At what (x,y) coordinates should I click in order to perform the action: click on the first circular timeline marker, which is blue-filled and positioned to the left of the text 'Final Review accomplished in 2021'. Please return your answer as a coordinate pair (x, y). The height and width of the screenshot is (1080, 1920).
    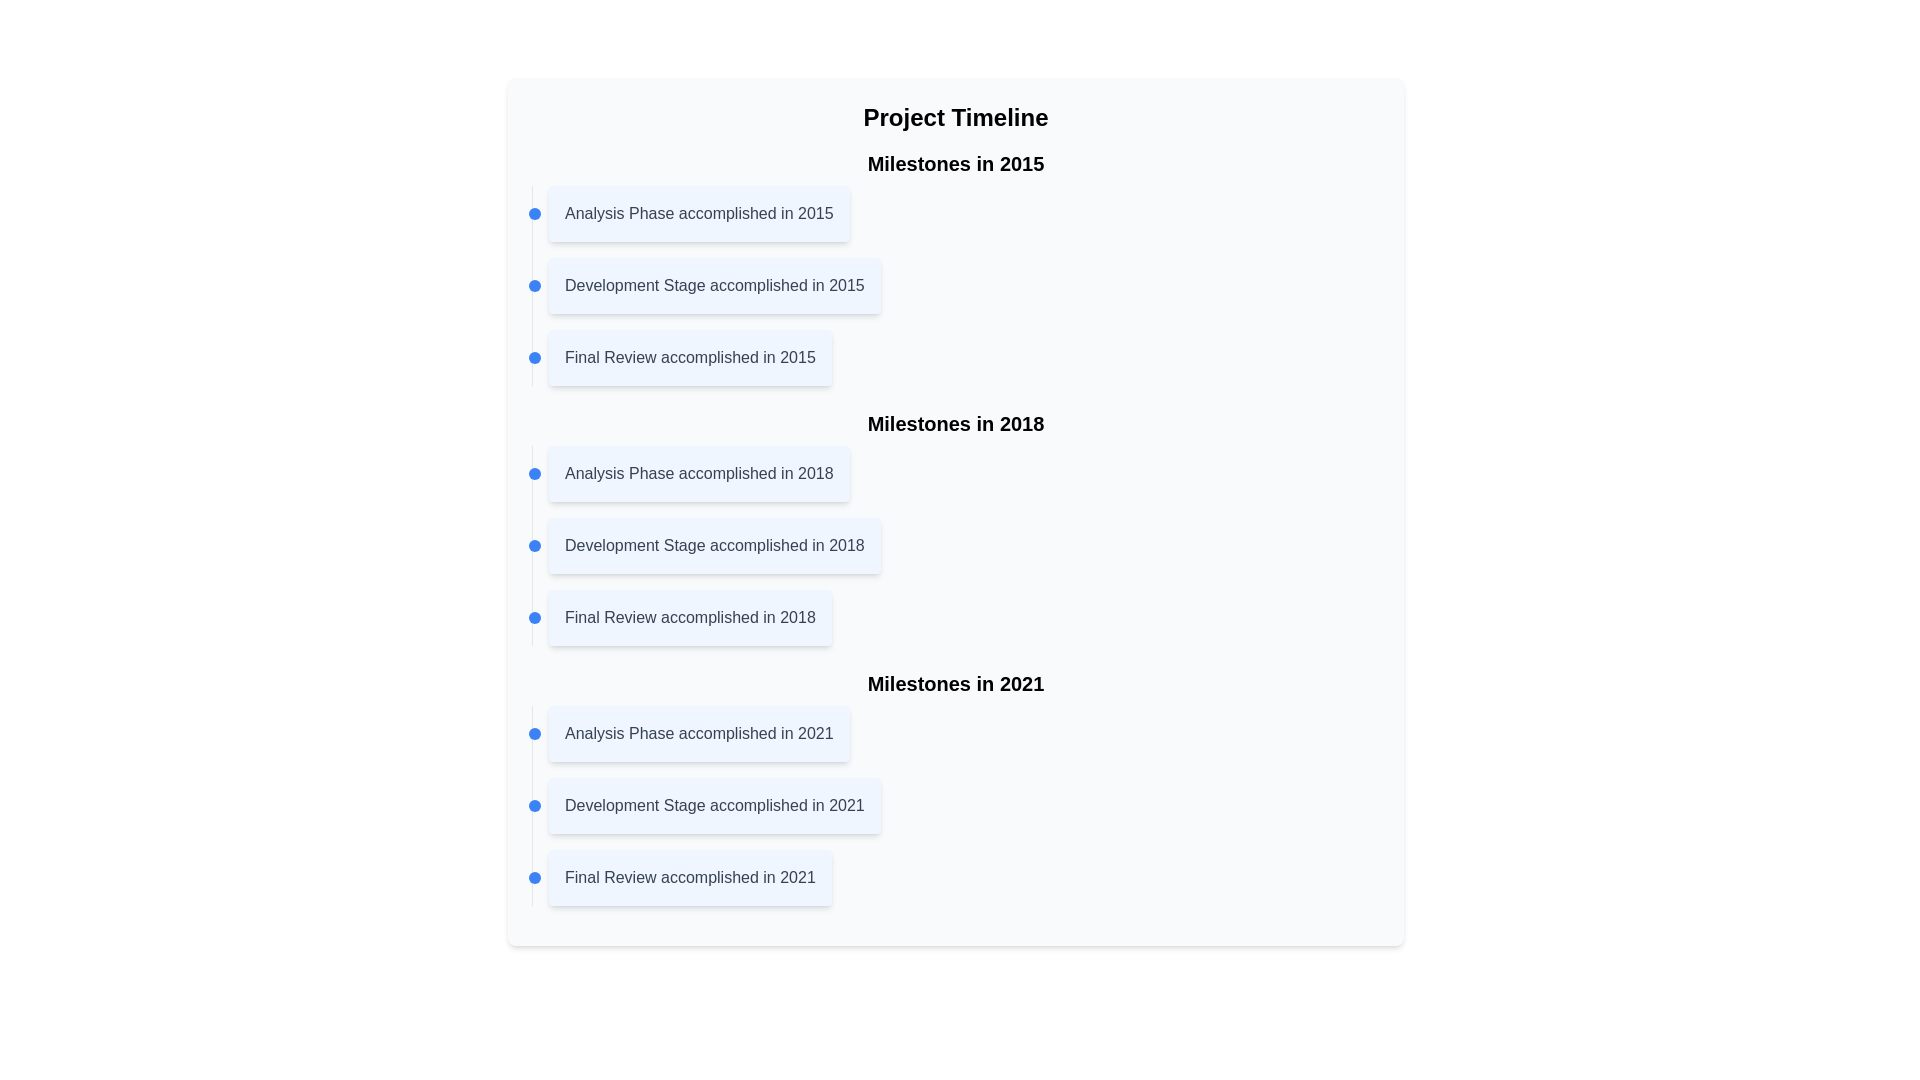
    Looking at the image, I should click on (534, 877).